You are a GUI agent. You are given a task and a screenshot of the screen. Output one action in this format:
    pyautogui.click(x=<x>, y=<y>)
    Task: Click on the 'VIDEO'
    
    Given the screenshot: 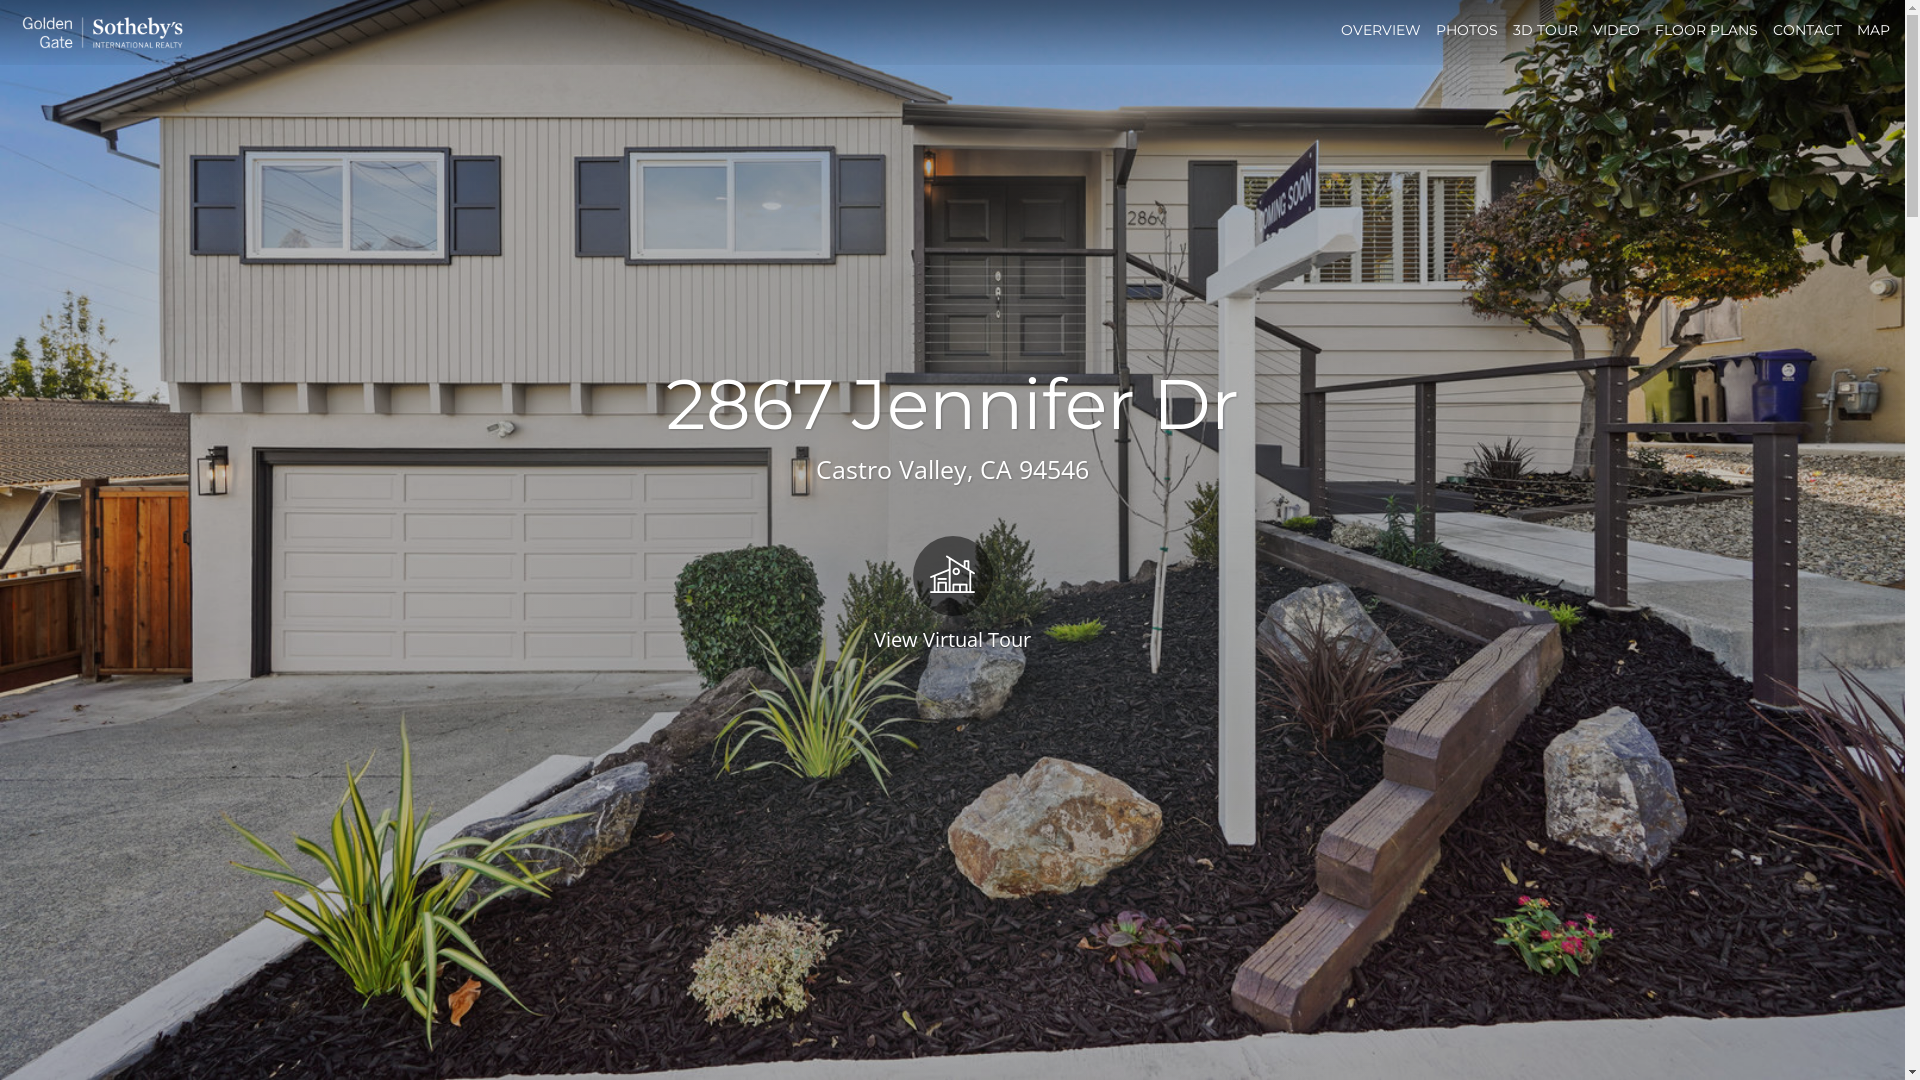 What is the action you would take?
    pyautogui.click(x=1592, y=30)
    